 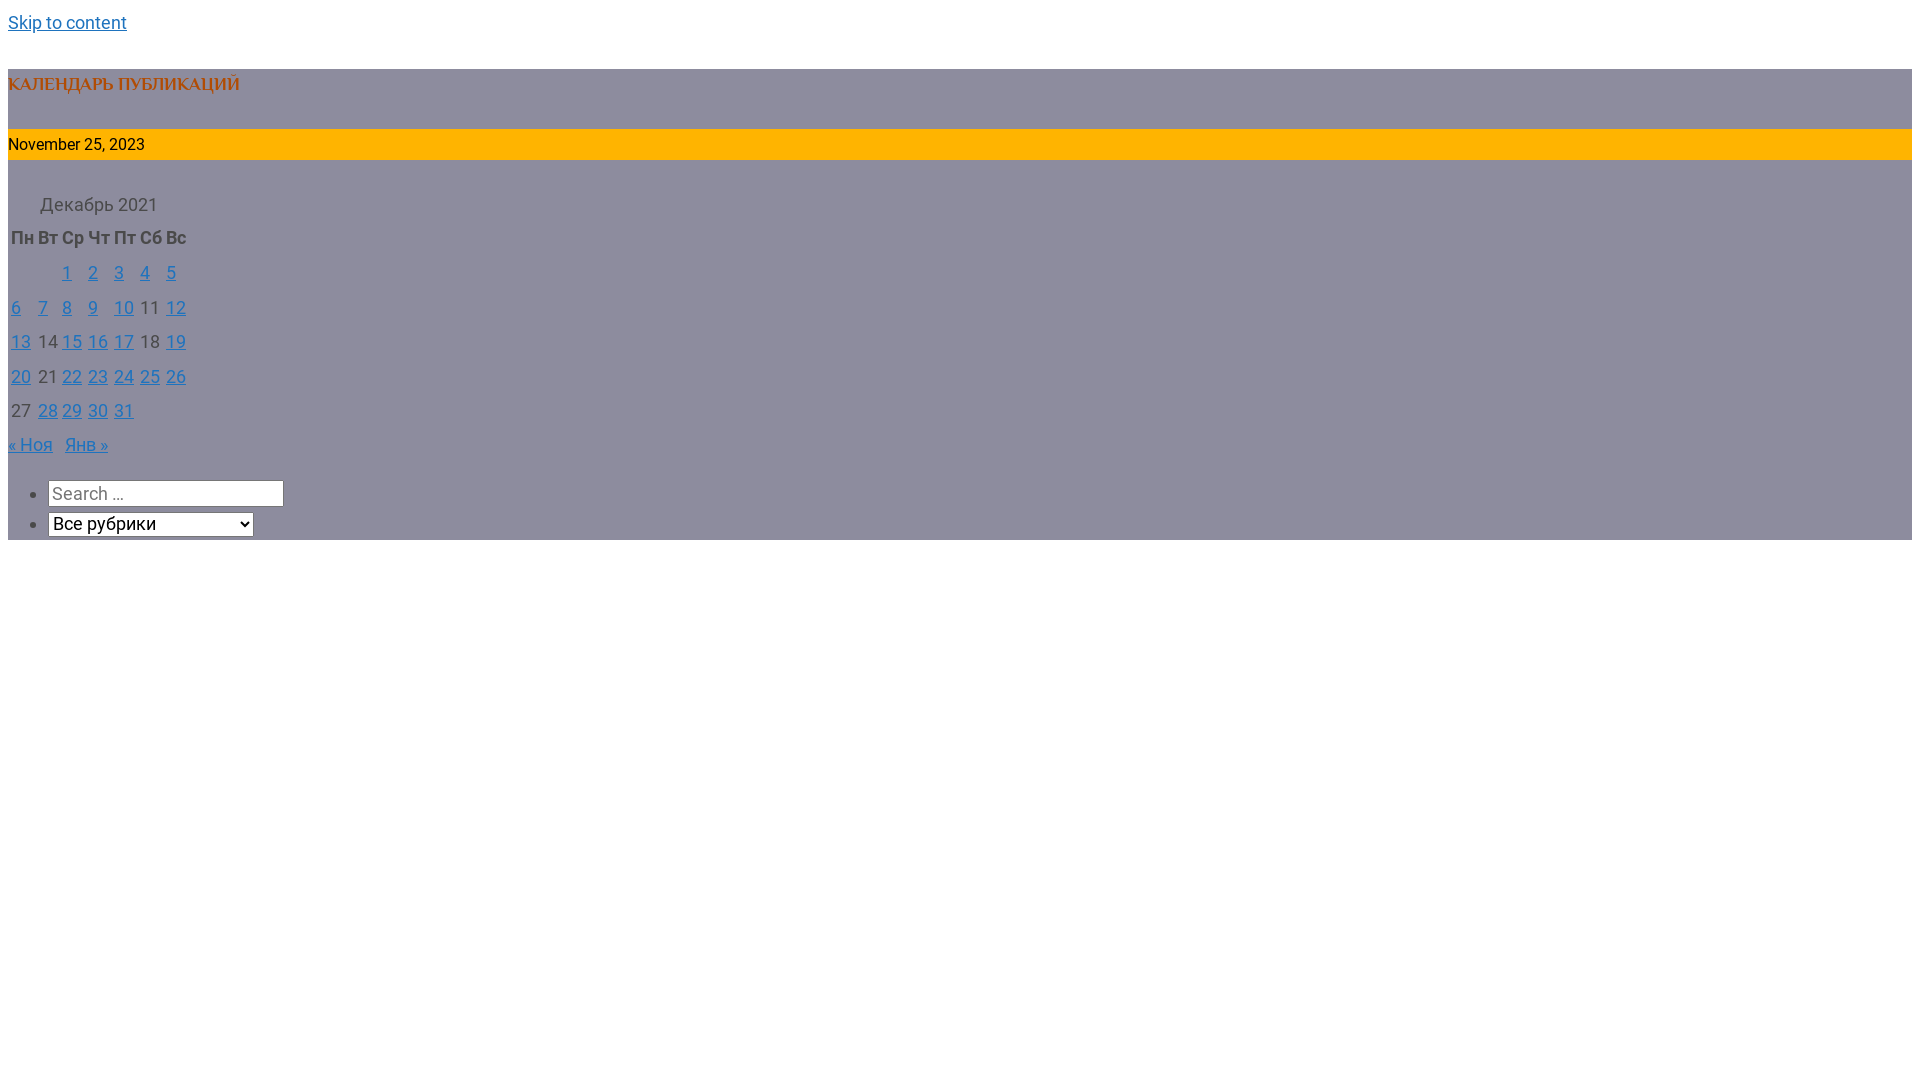 I want to click on '6', so click(x=15, y=307).